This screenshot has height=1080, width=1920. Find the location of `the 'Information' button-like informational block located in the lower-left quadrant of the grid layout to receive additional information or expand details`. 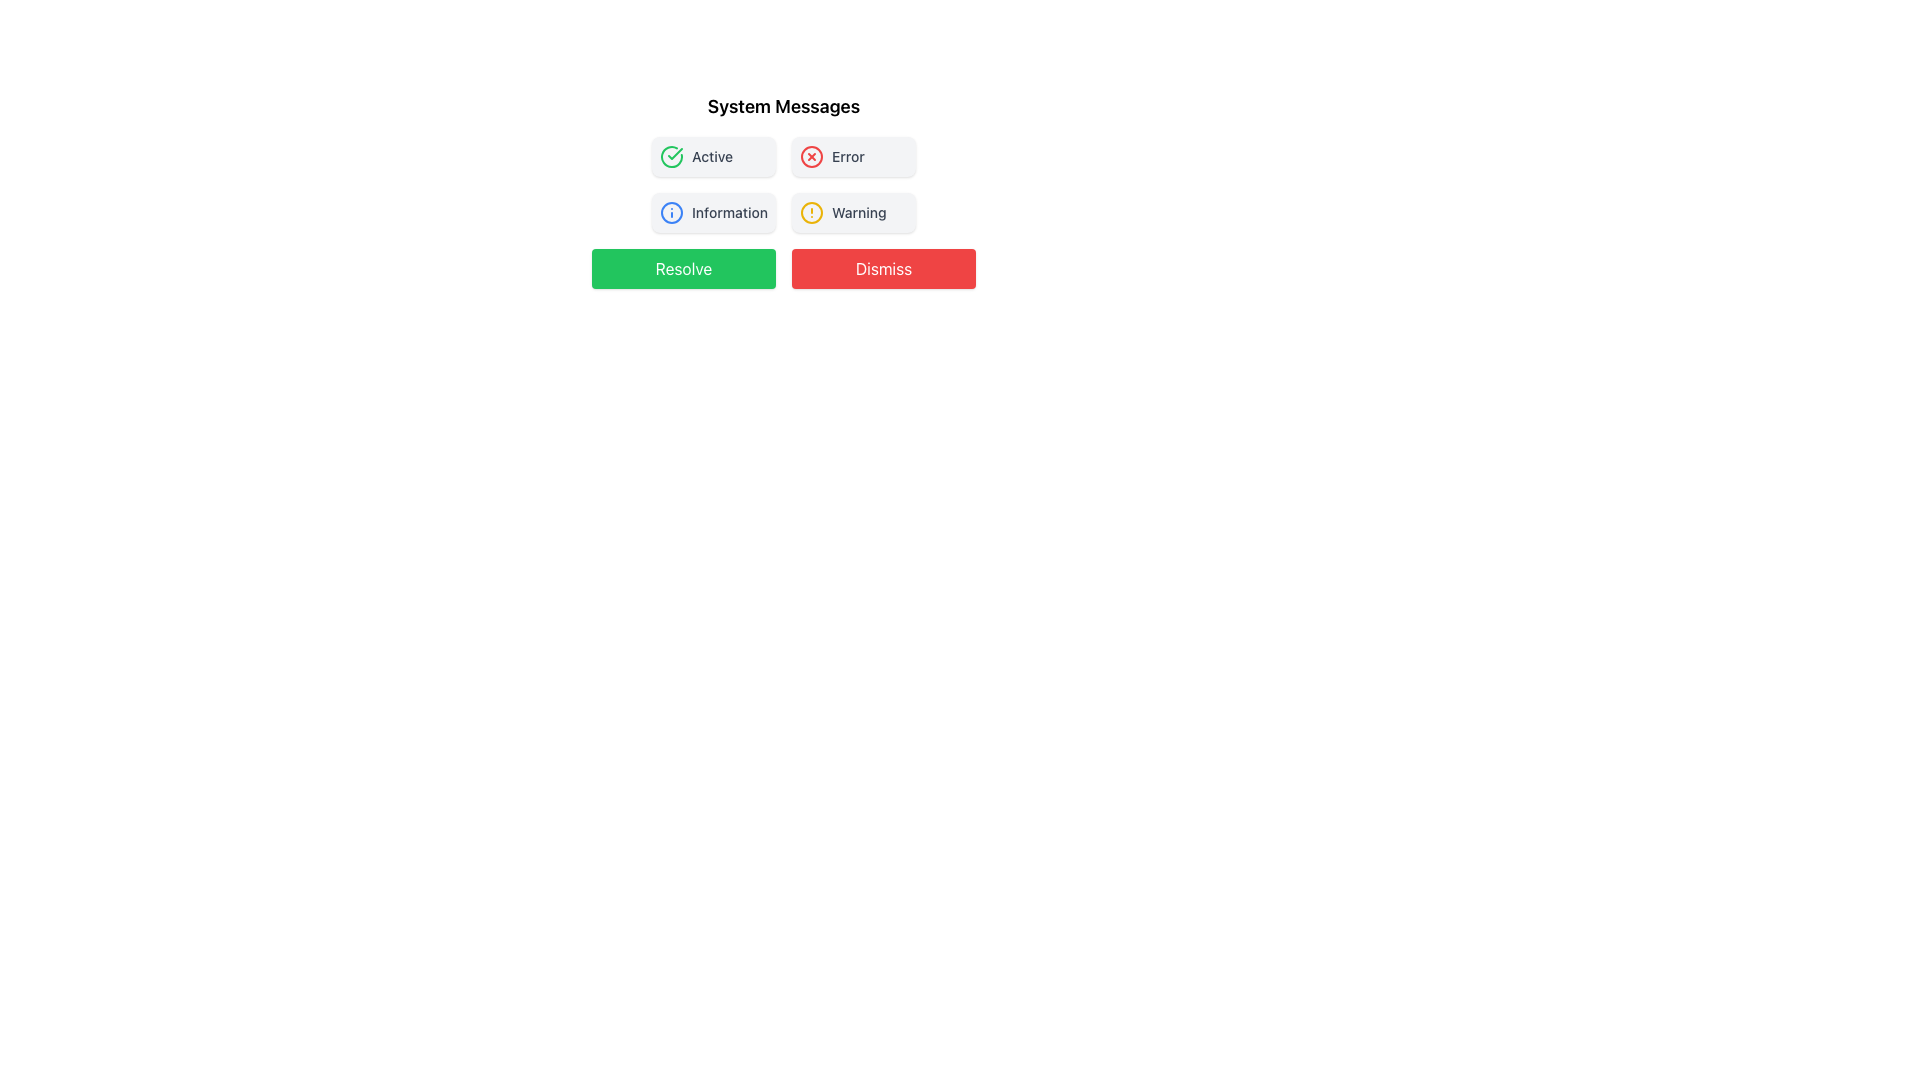

the 'Information' button-like informational block located in the lower-left quadrant of the grid layout to receive additional information or expand details is located at coordinates (714, 212).